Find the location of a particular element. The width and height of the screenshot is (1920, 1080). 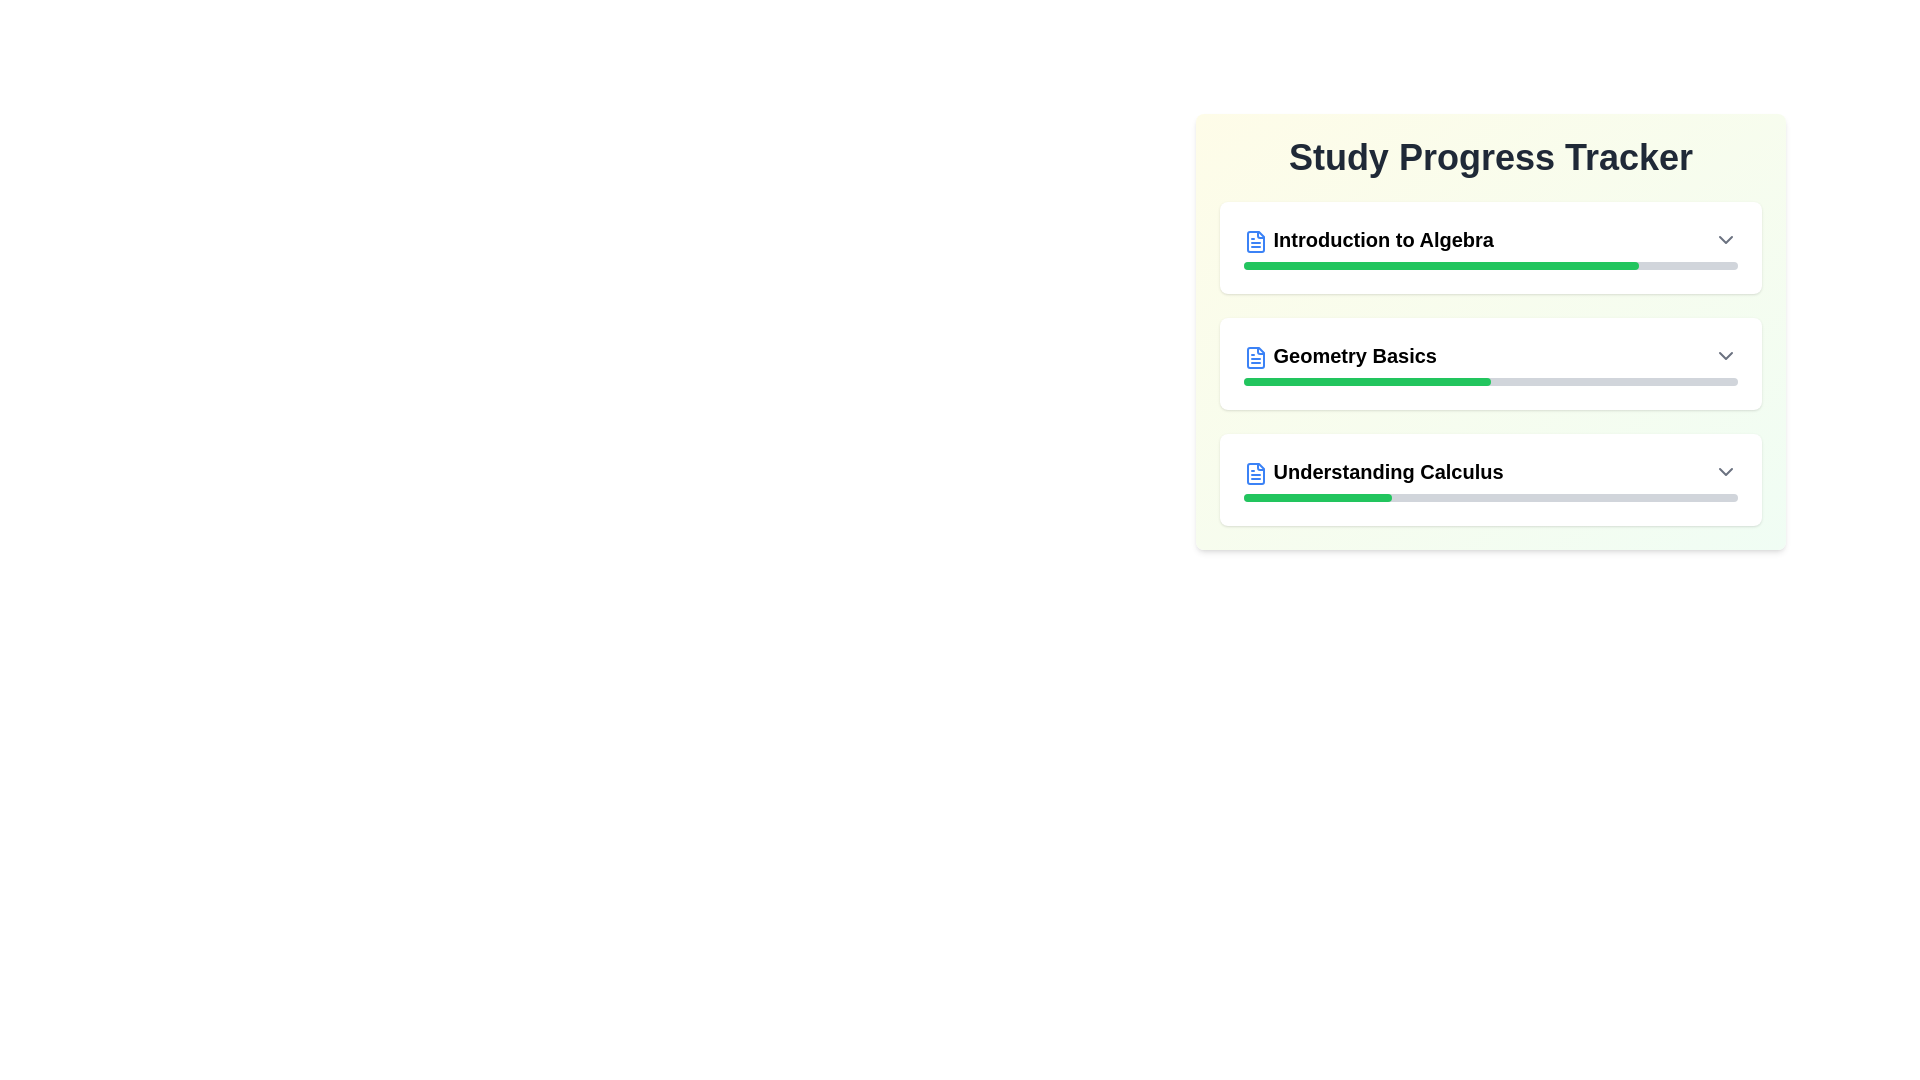

the green progress bar indicating 80% completion within the 'Geometry Basics' progress tracker section is located at coordinates (1441, 265).